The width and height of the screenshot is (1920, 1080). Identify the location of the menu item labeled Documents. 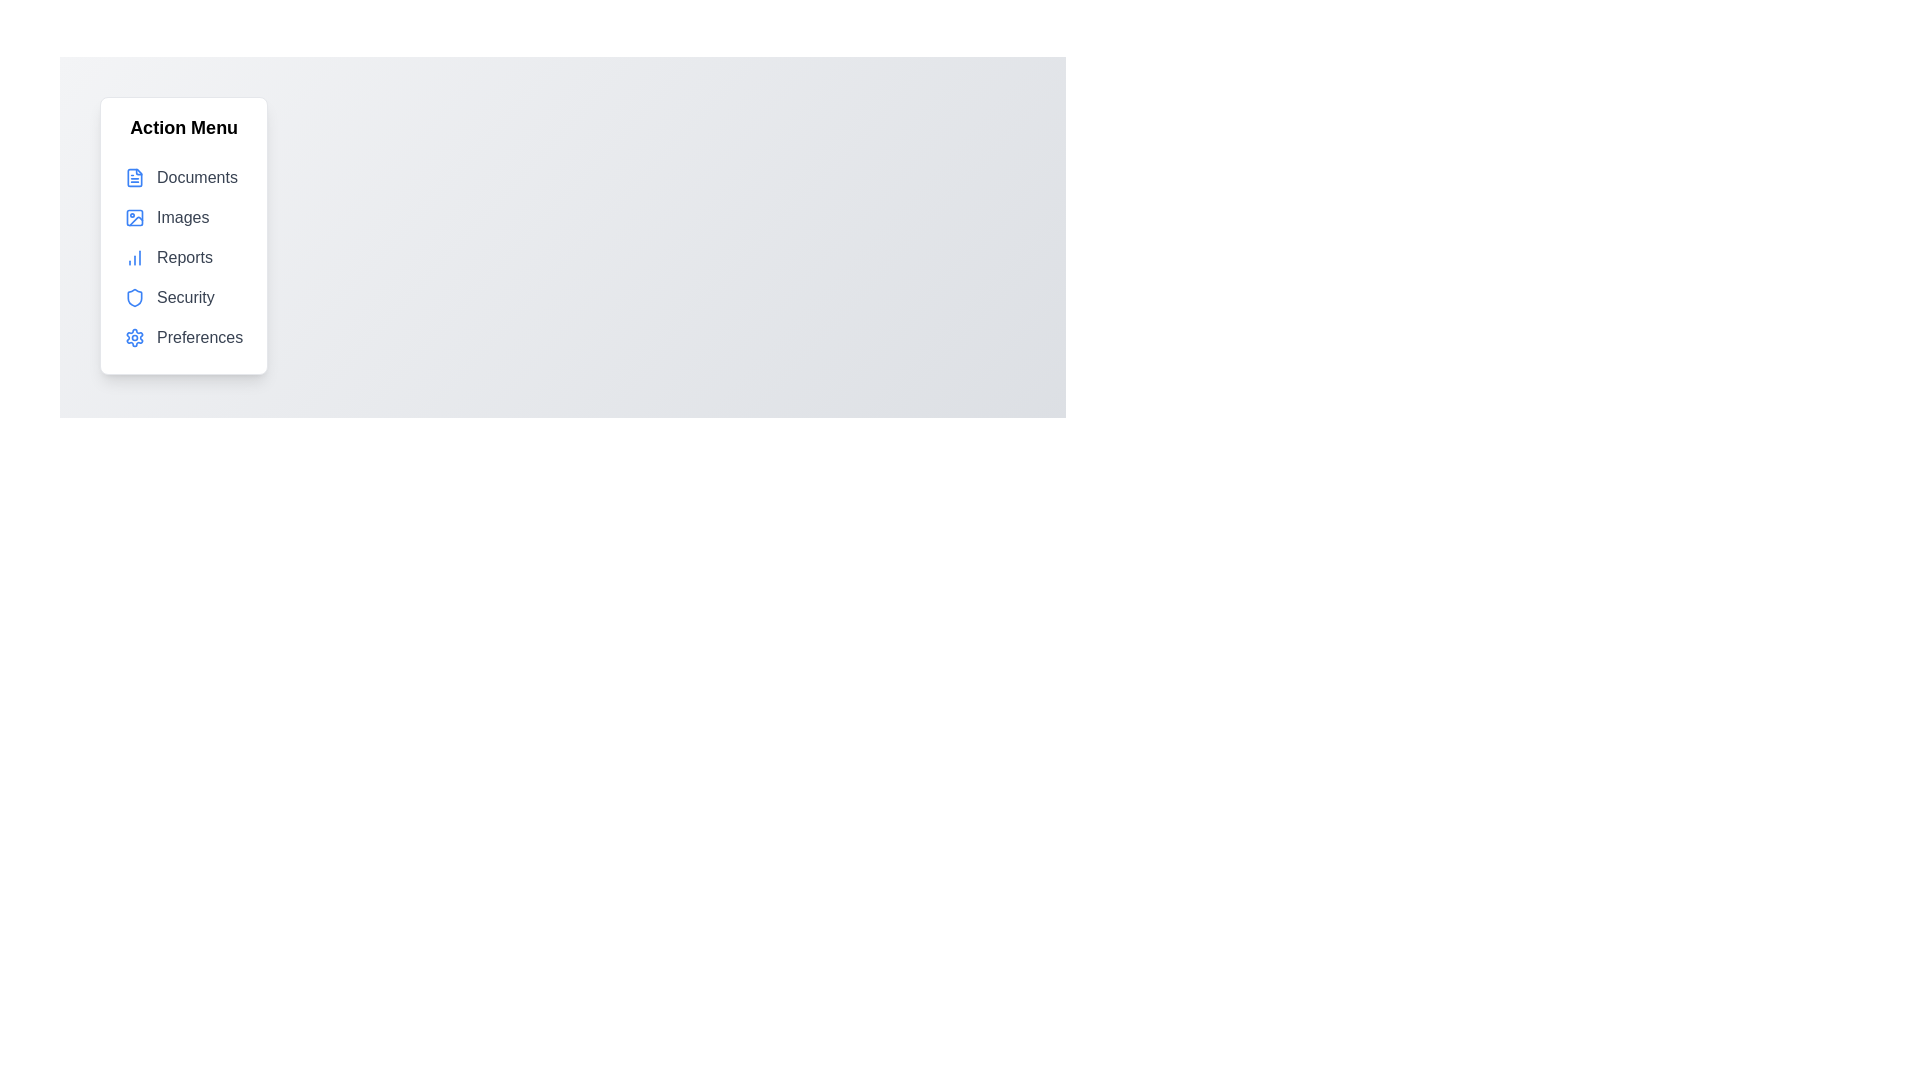
(183, 176).